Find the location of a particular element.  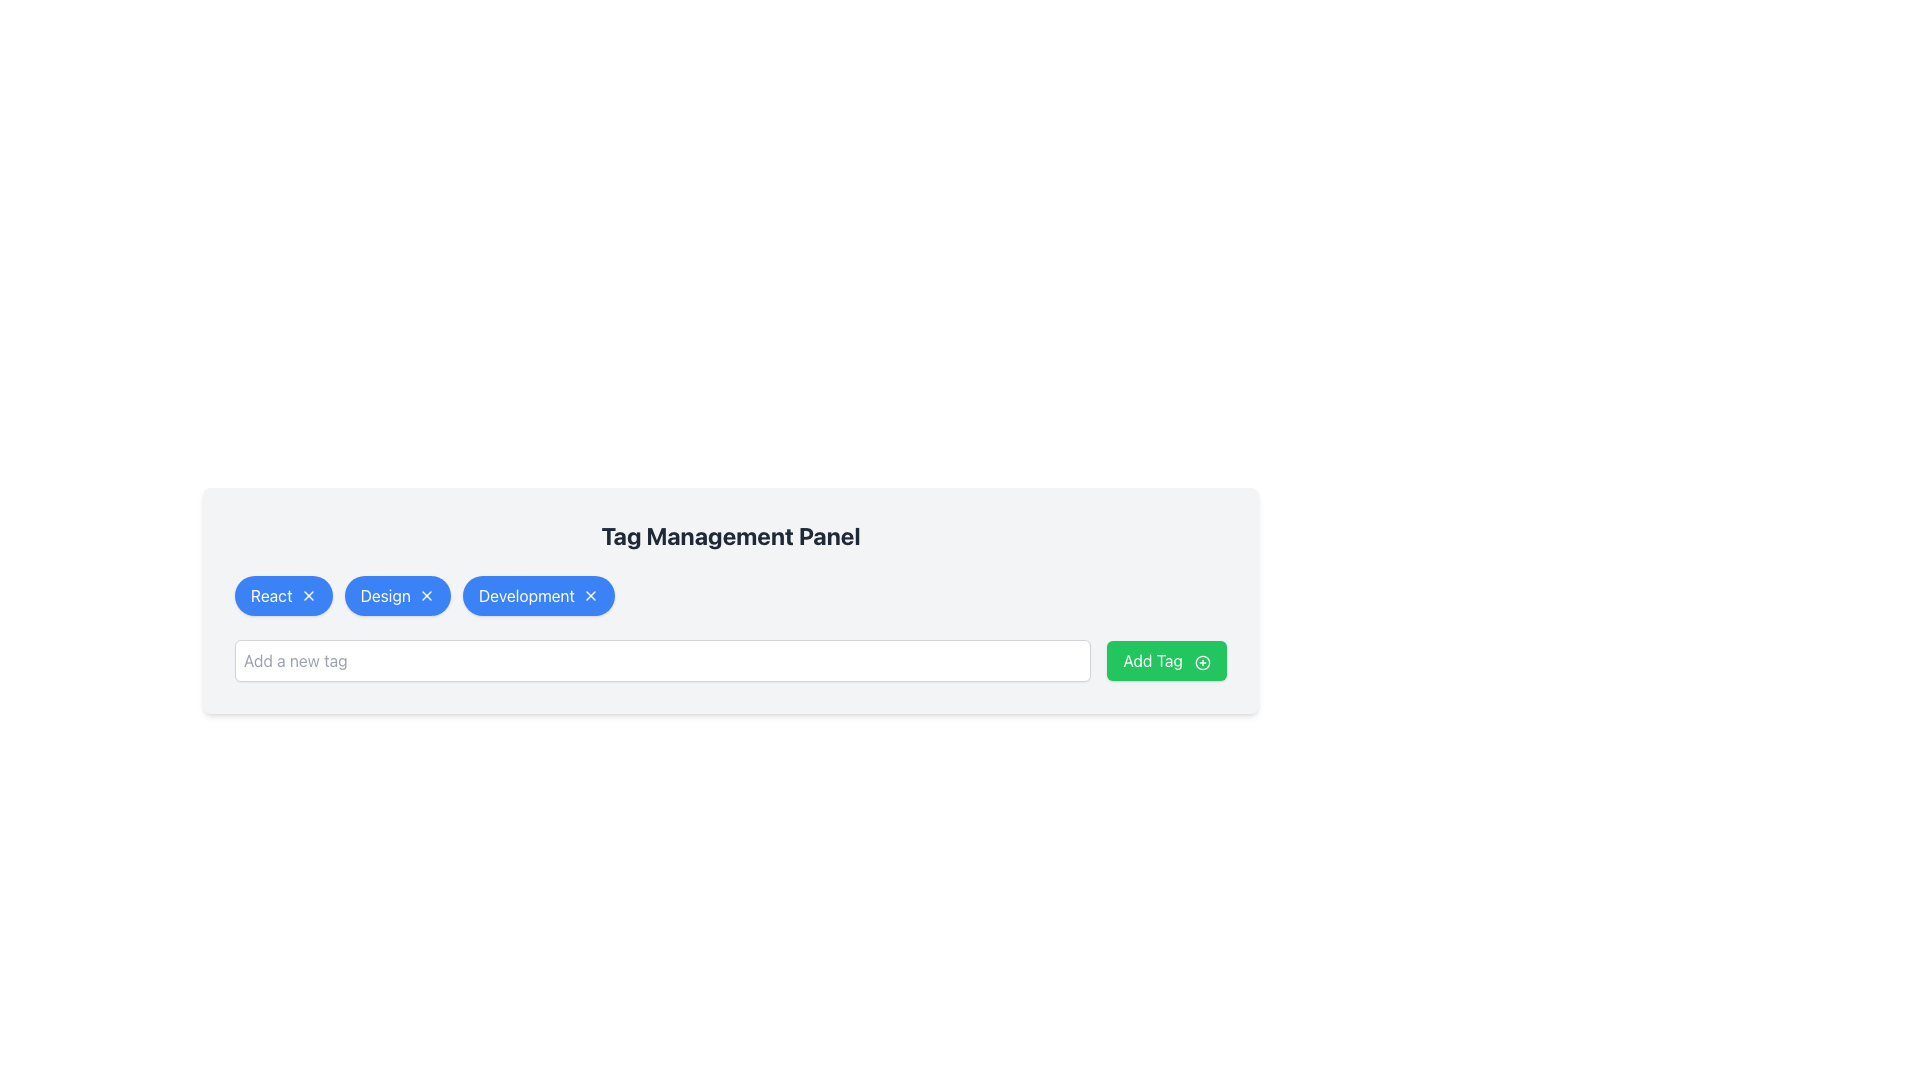

the button labeled 'Add a new tag' located on the right side of the input field to append a new tag is located at coordinates (1166, 660).